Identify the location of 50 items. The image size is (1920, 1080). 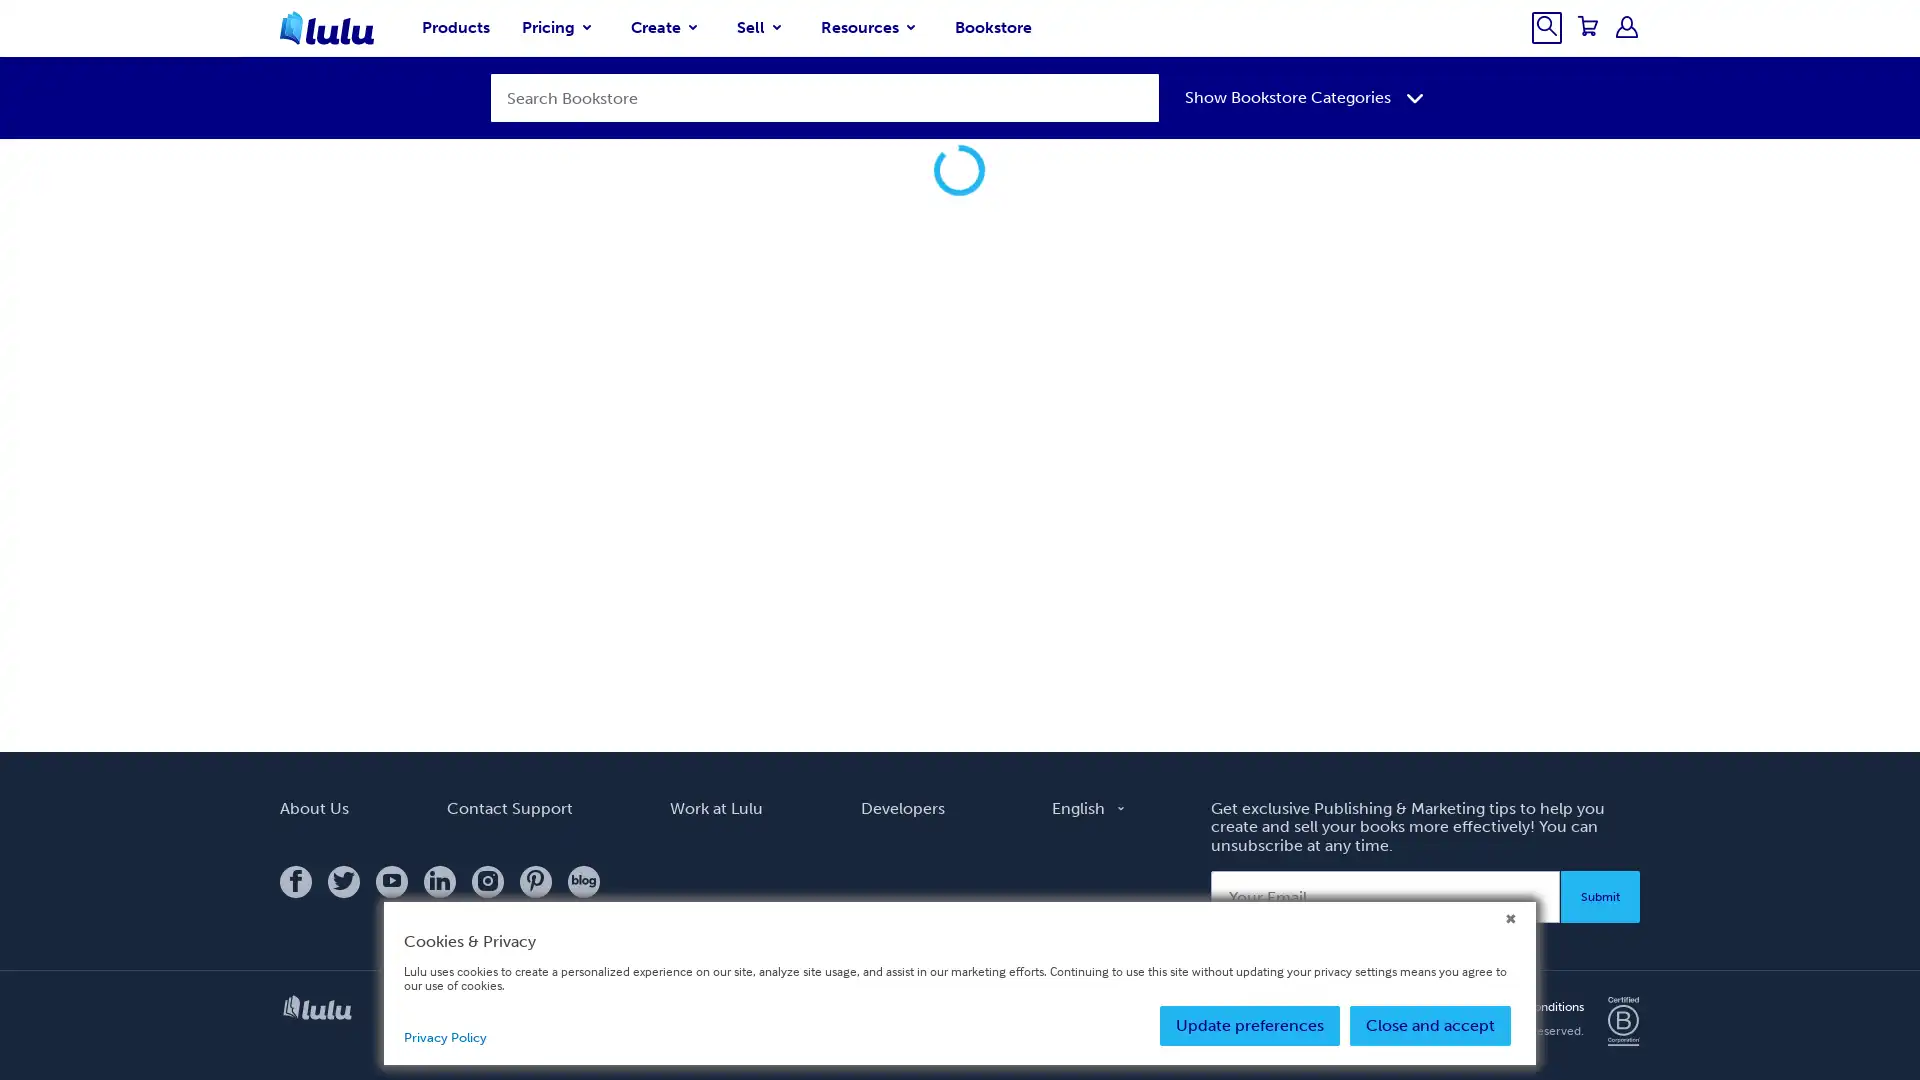
(796, 622).